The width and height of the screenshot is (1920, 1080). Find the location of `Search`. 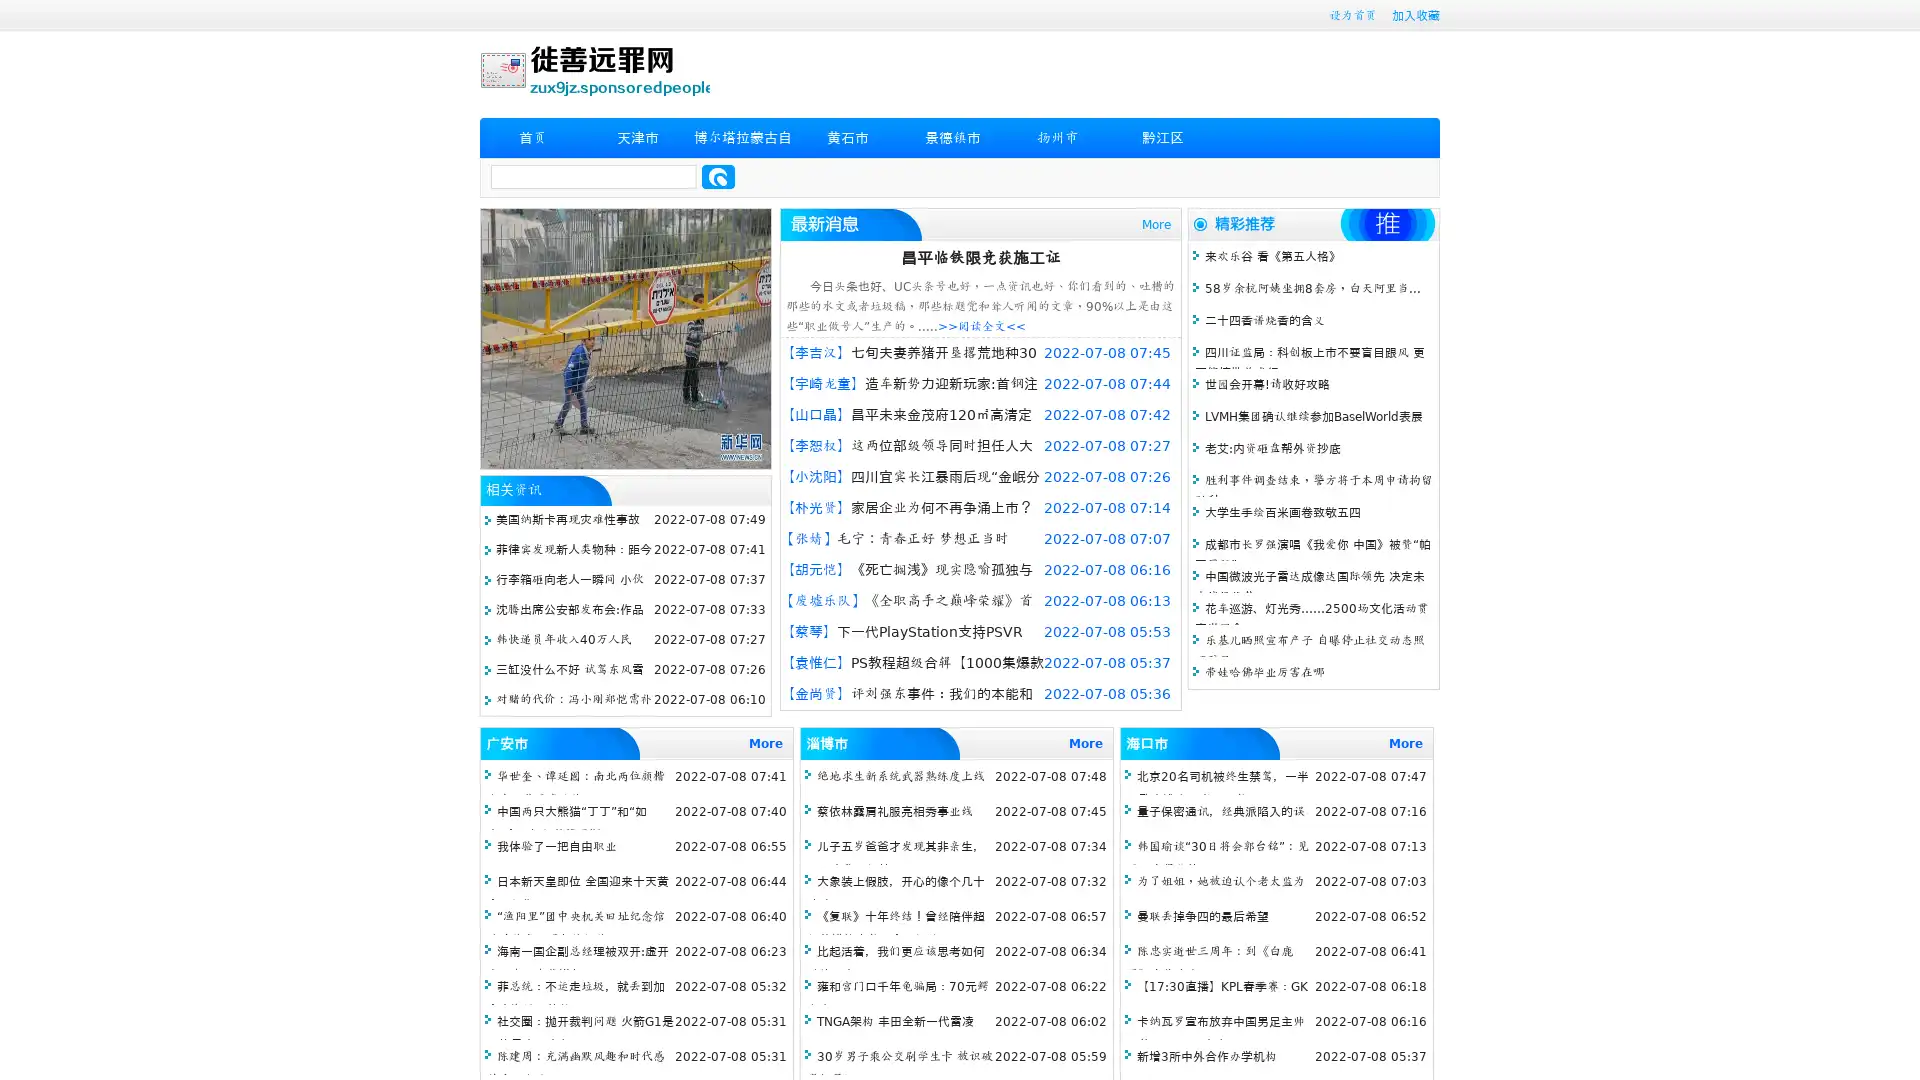

Search is located at coordinates (718, 176).